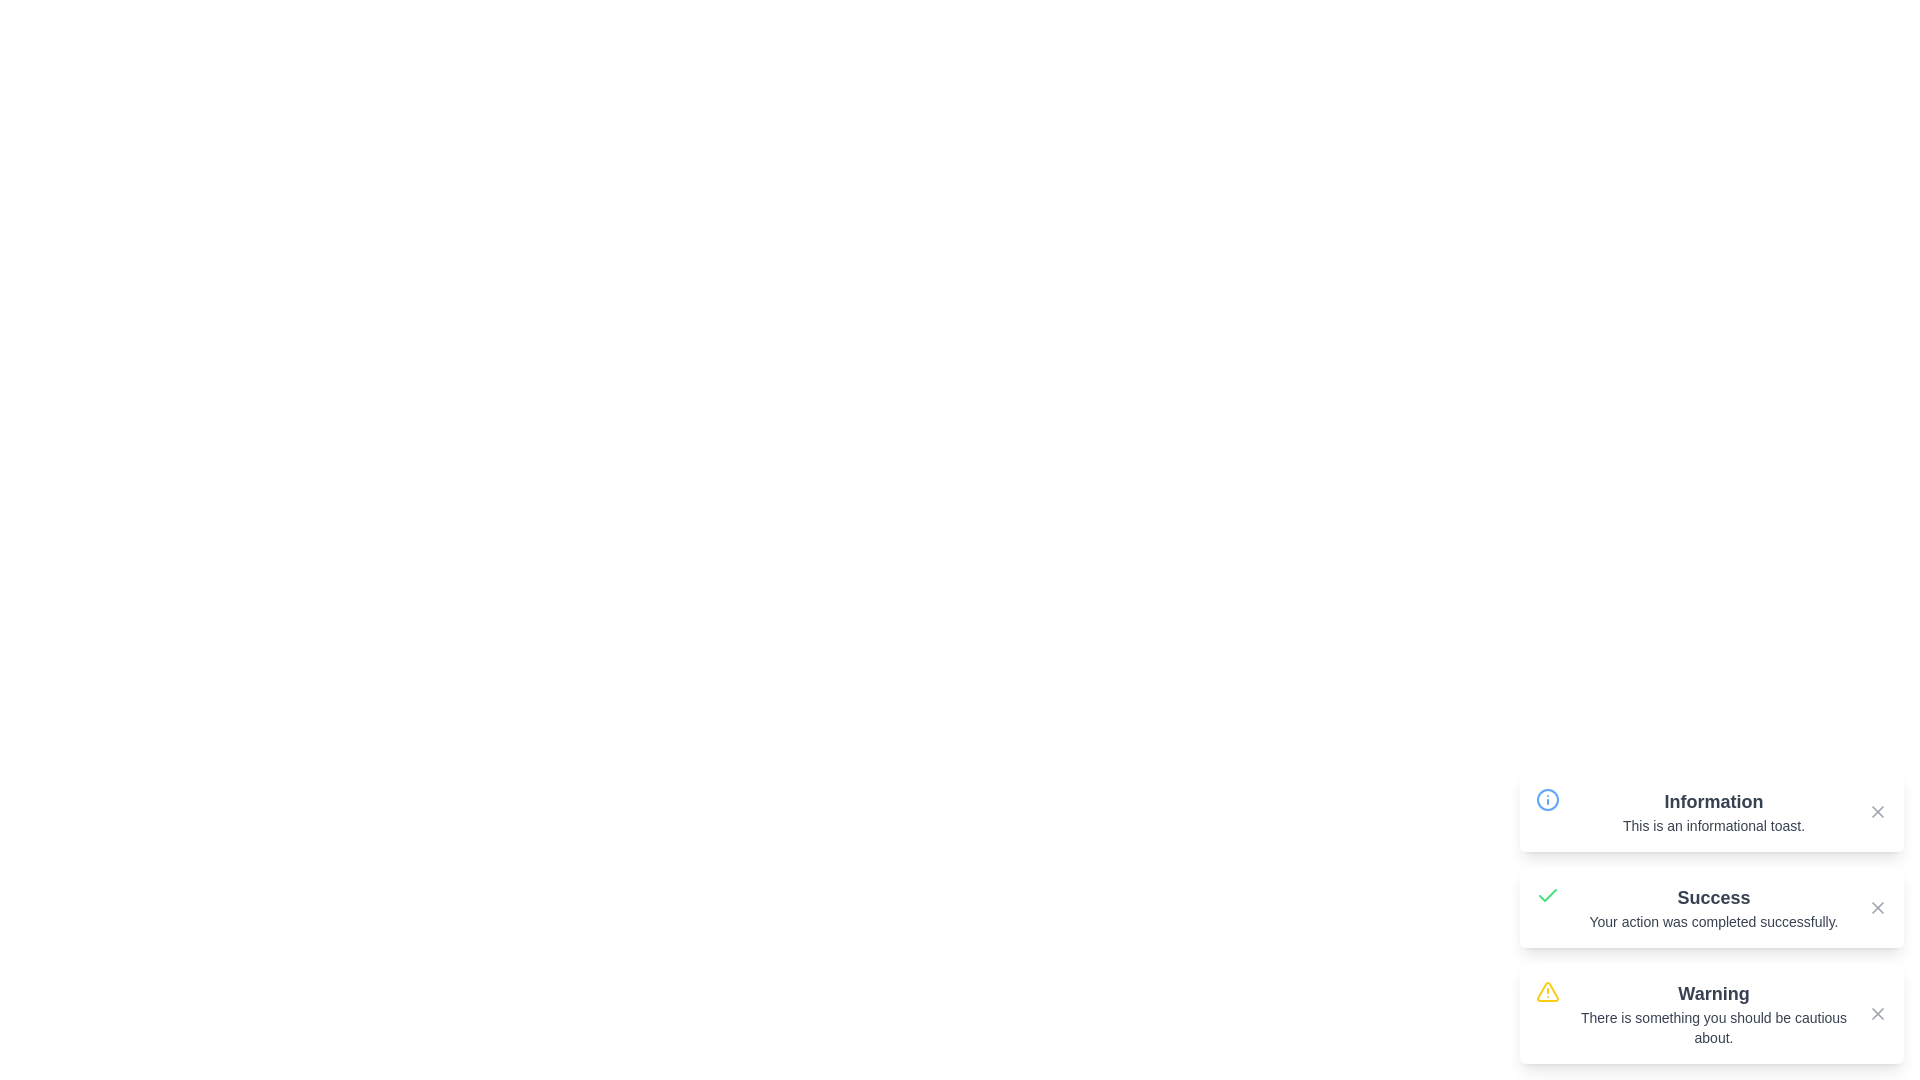 Image resolution: width=1920 pixels, height=1080 pixels. What do you see at coordinates (1546, 991) in the screenshot?
I see `the warning icon associated with the 'Warning There is something you should be cautious about.' message in the third toast notification on the right-hand side of the interface for contextual meaning` at bounding box center [1546, 991].